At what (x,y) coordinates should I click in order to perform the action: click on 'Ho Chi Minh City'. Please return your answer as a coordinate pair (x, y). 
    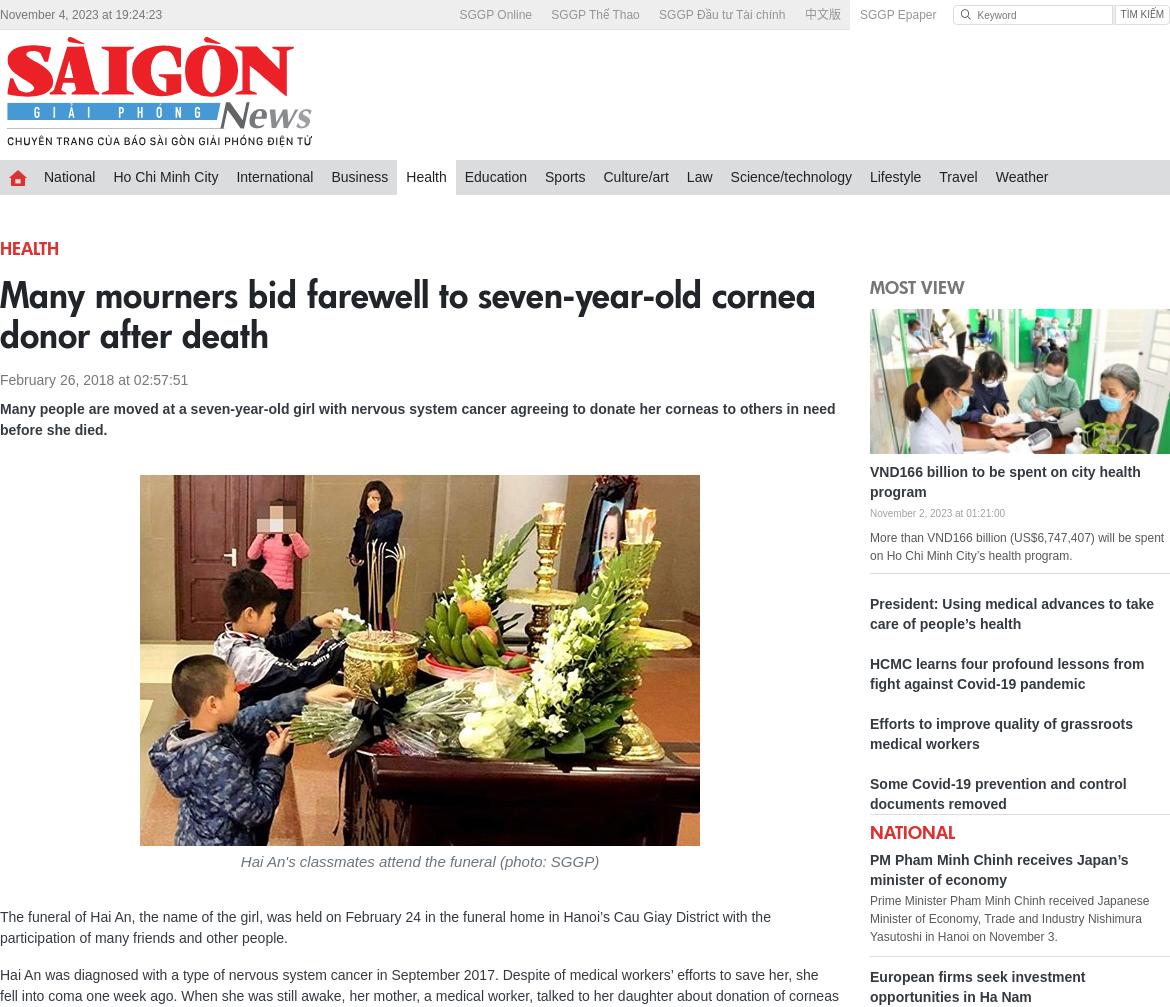
    Looking at the image, I should click on (112, 177).